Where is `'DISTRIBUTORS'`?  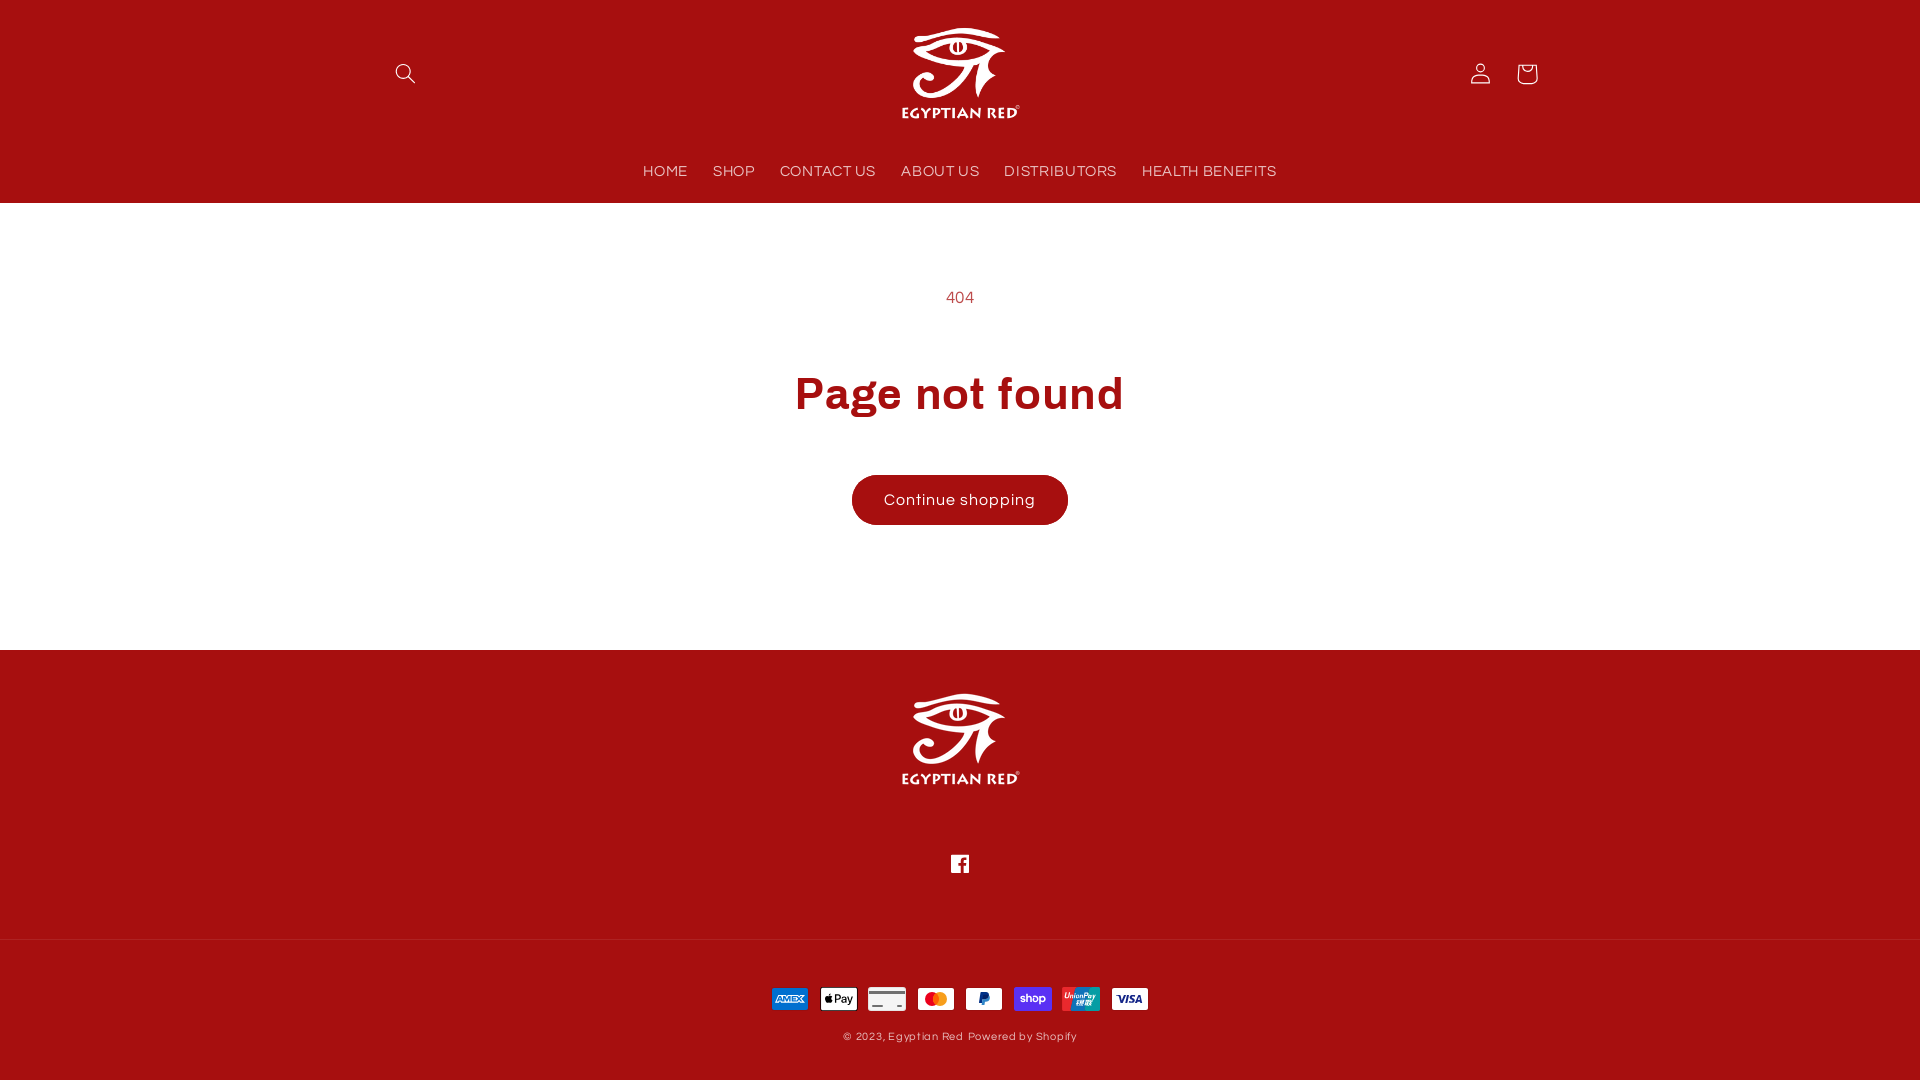
'DISTRIBUTORS' is located at coordinates (1059, 172).